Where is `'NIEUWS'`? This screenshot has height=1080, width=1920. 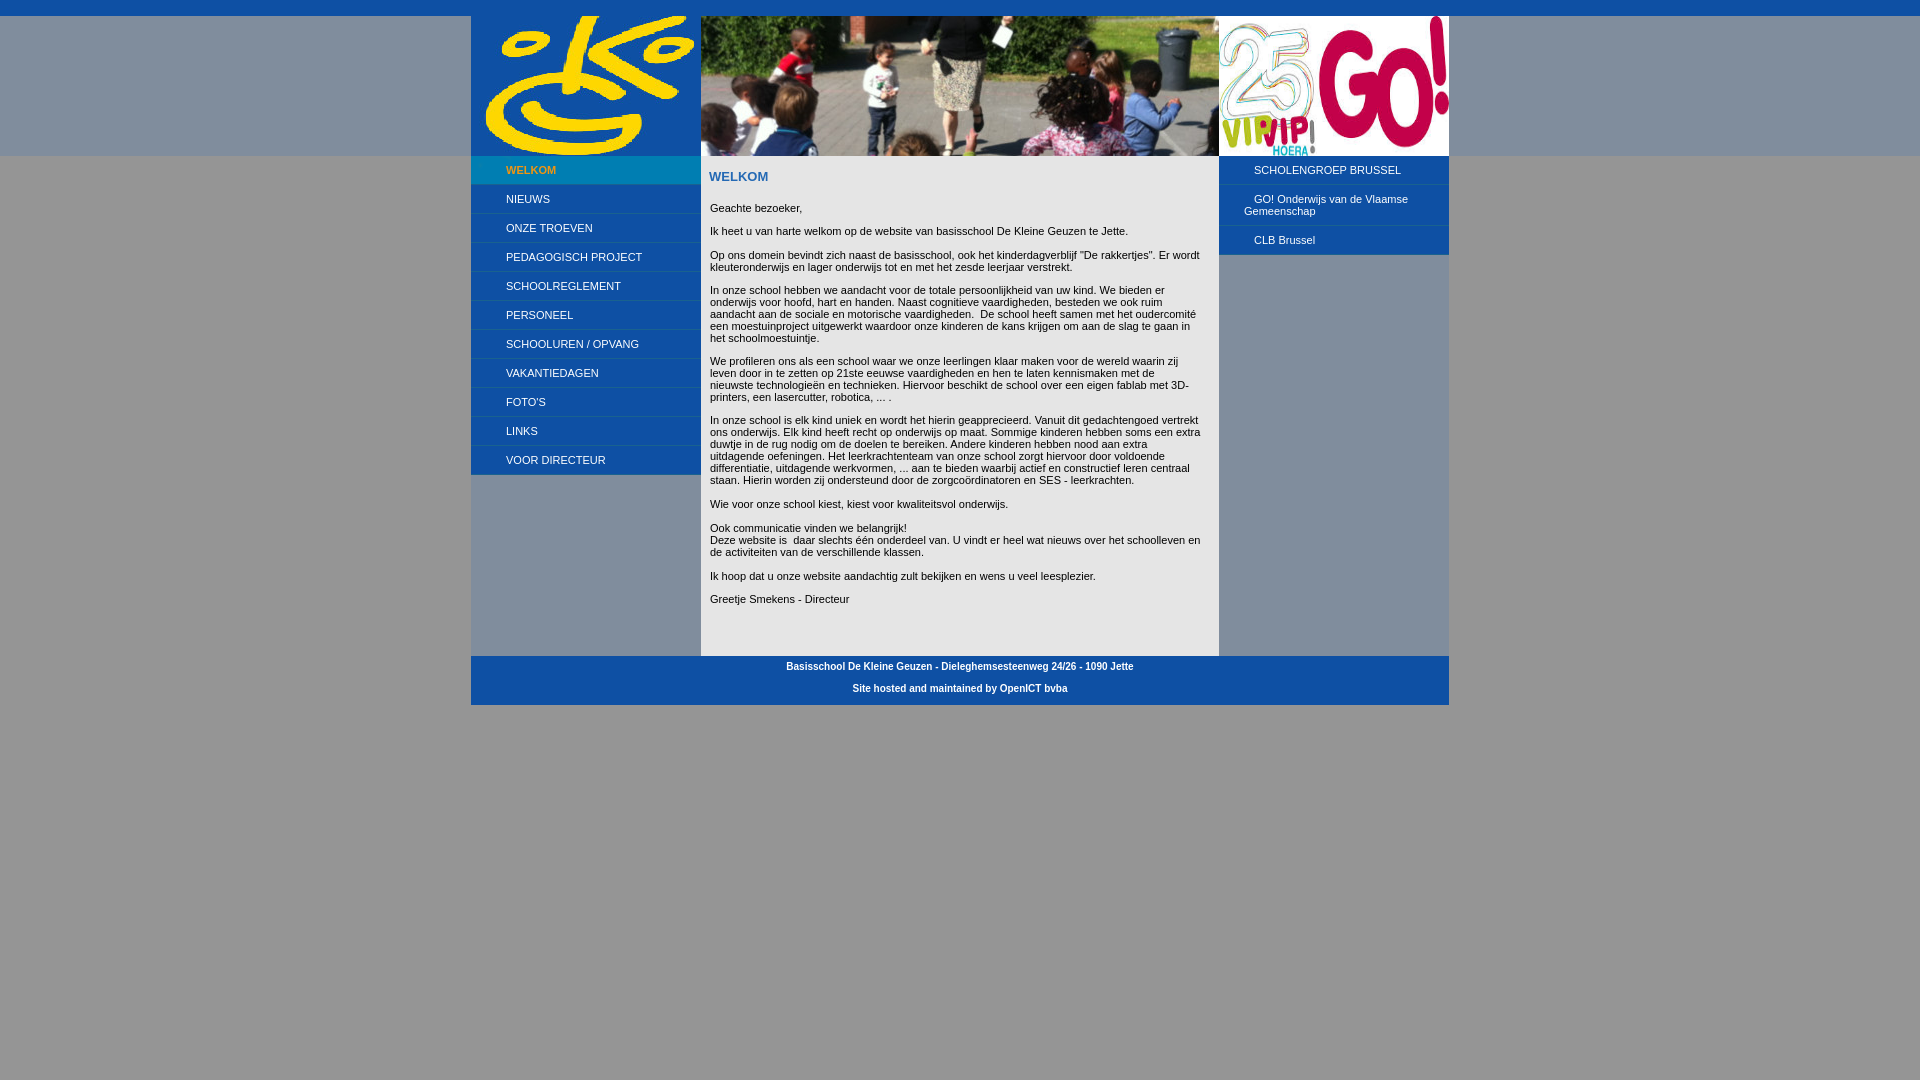
'NIEUWS' is located at coordinates (469, 199).